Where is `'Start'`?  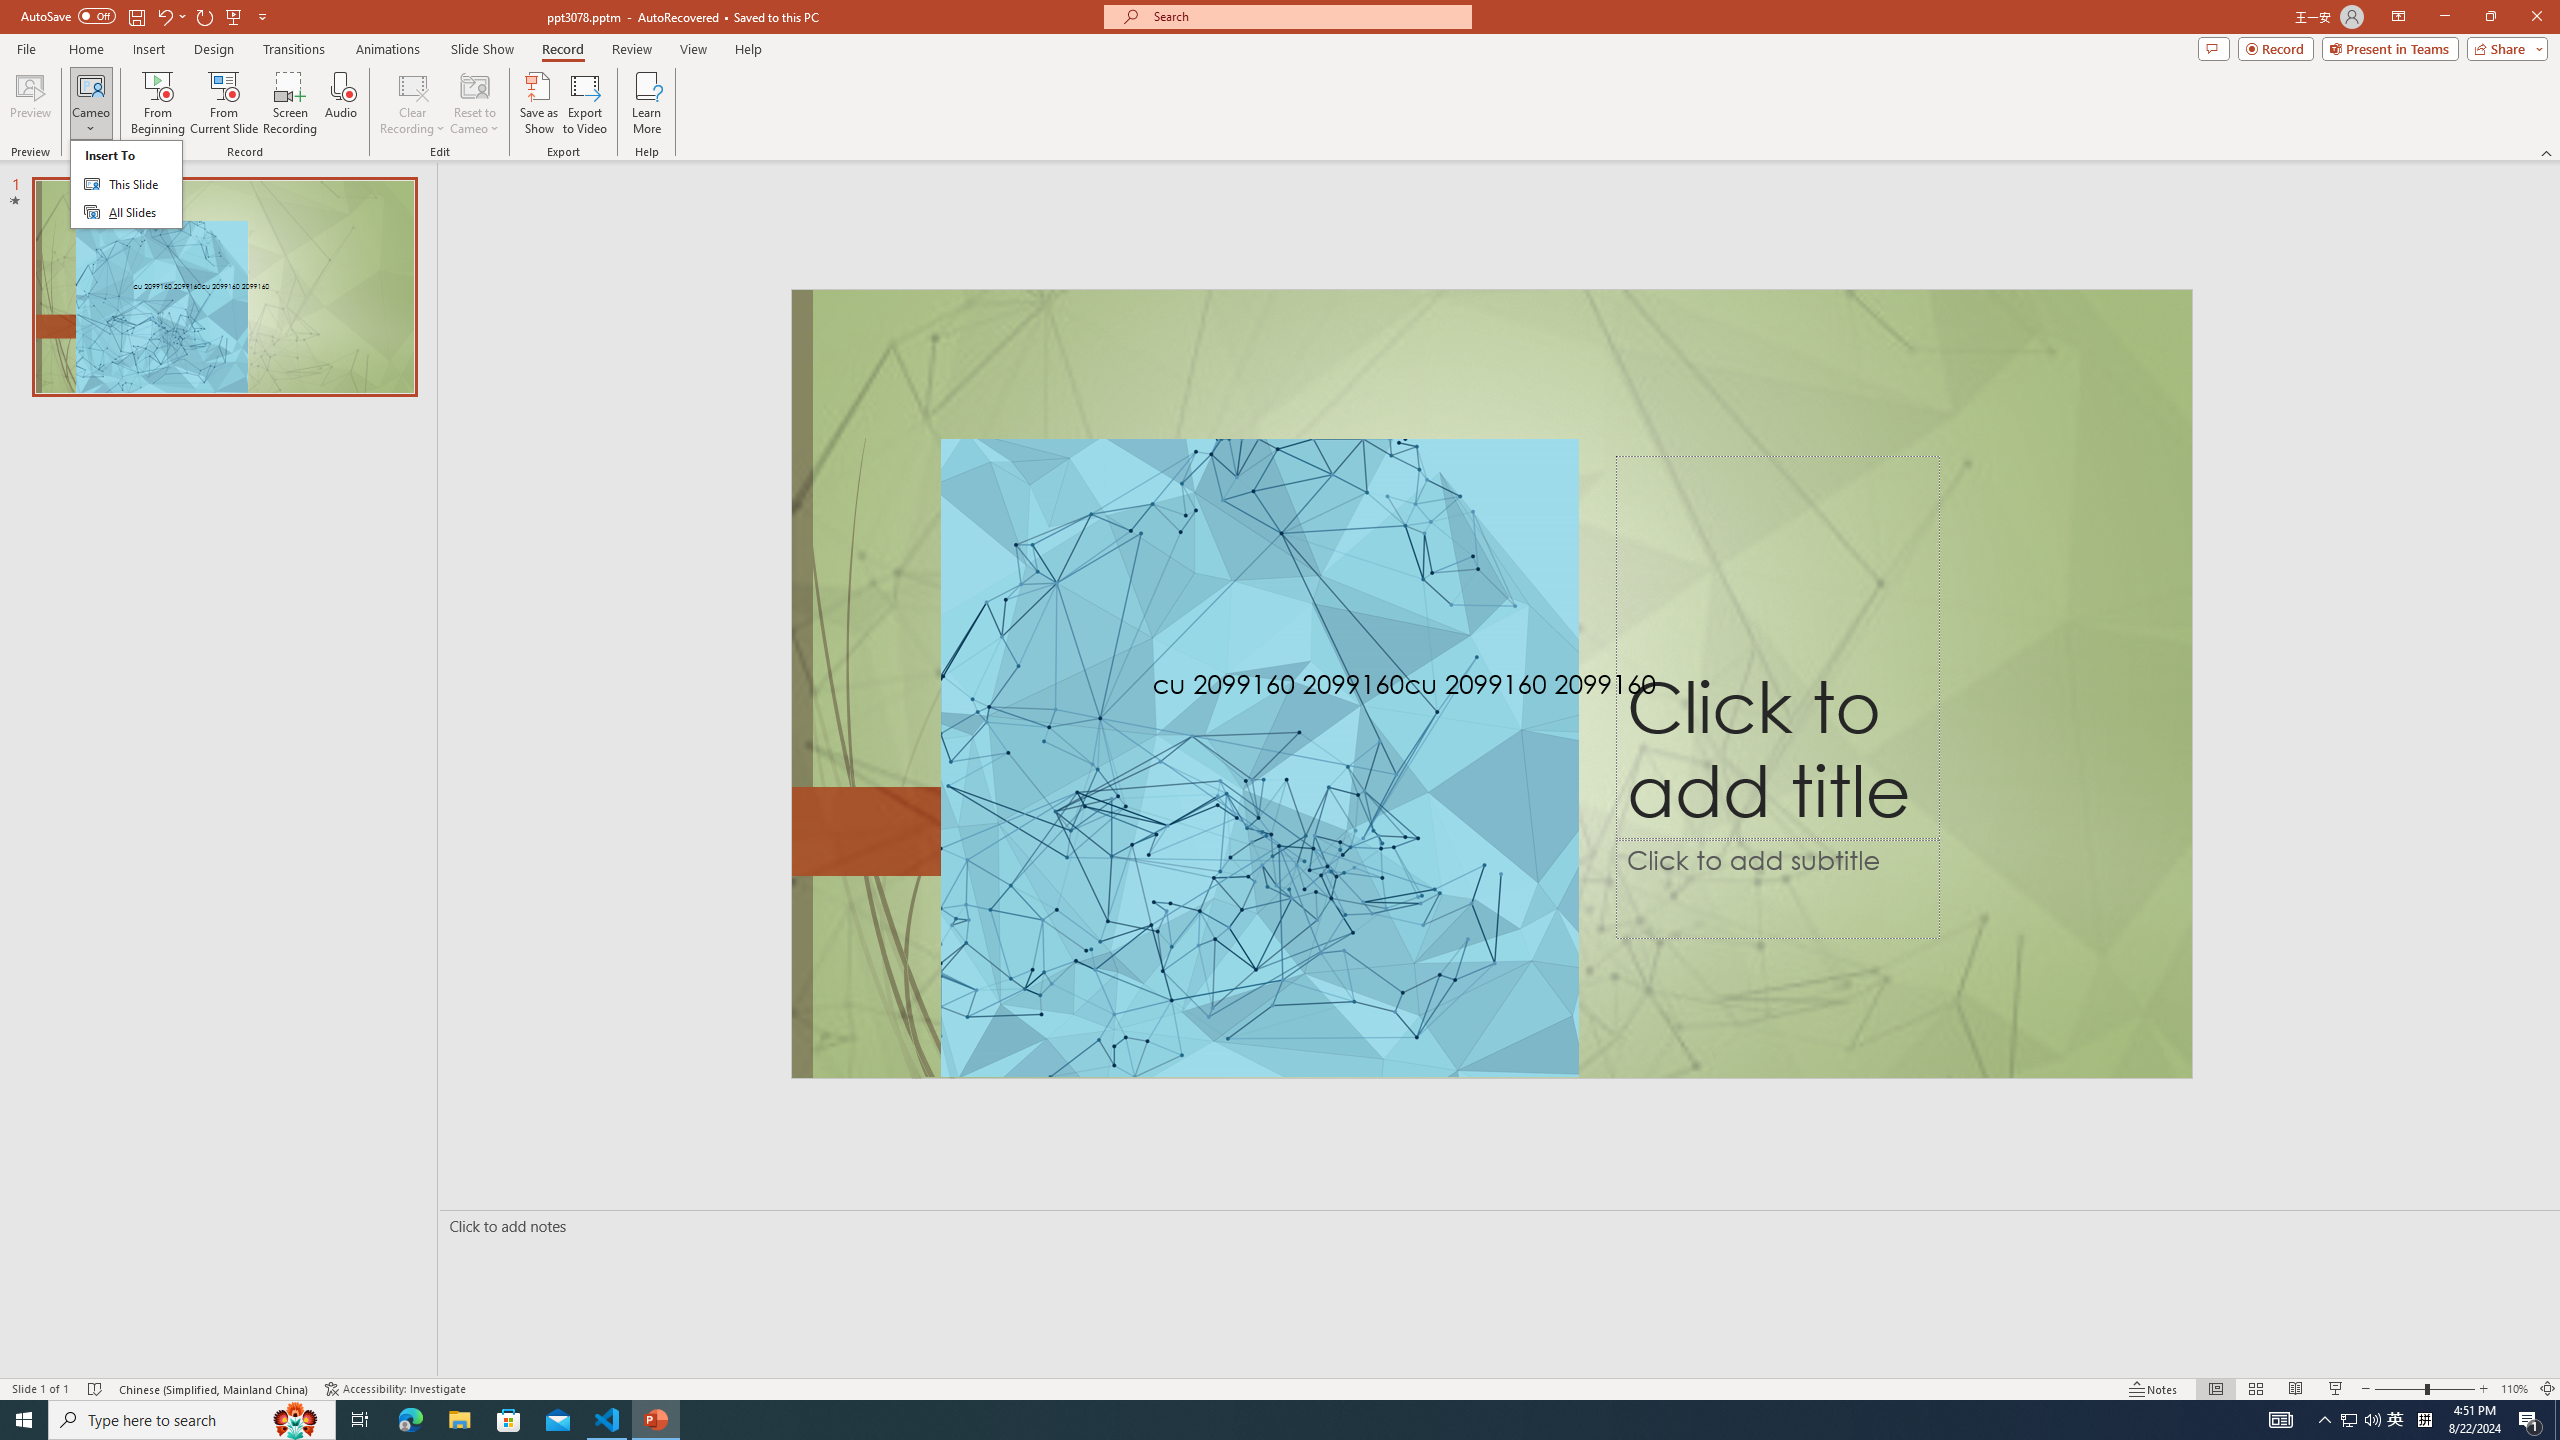 'Start' is located at coordinates (24, 1418).